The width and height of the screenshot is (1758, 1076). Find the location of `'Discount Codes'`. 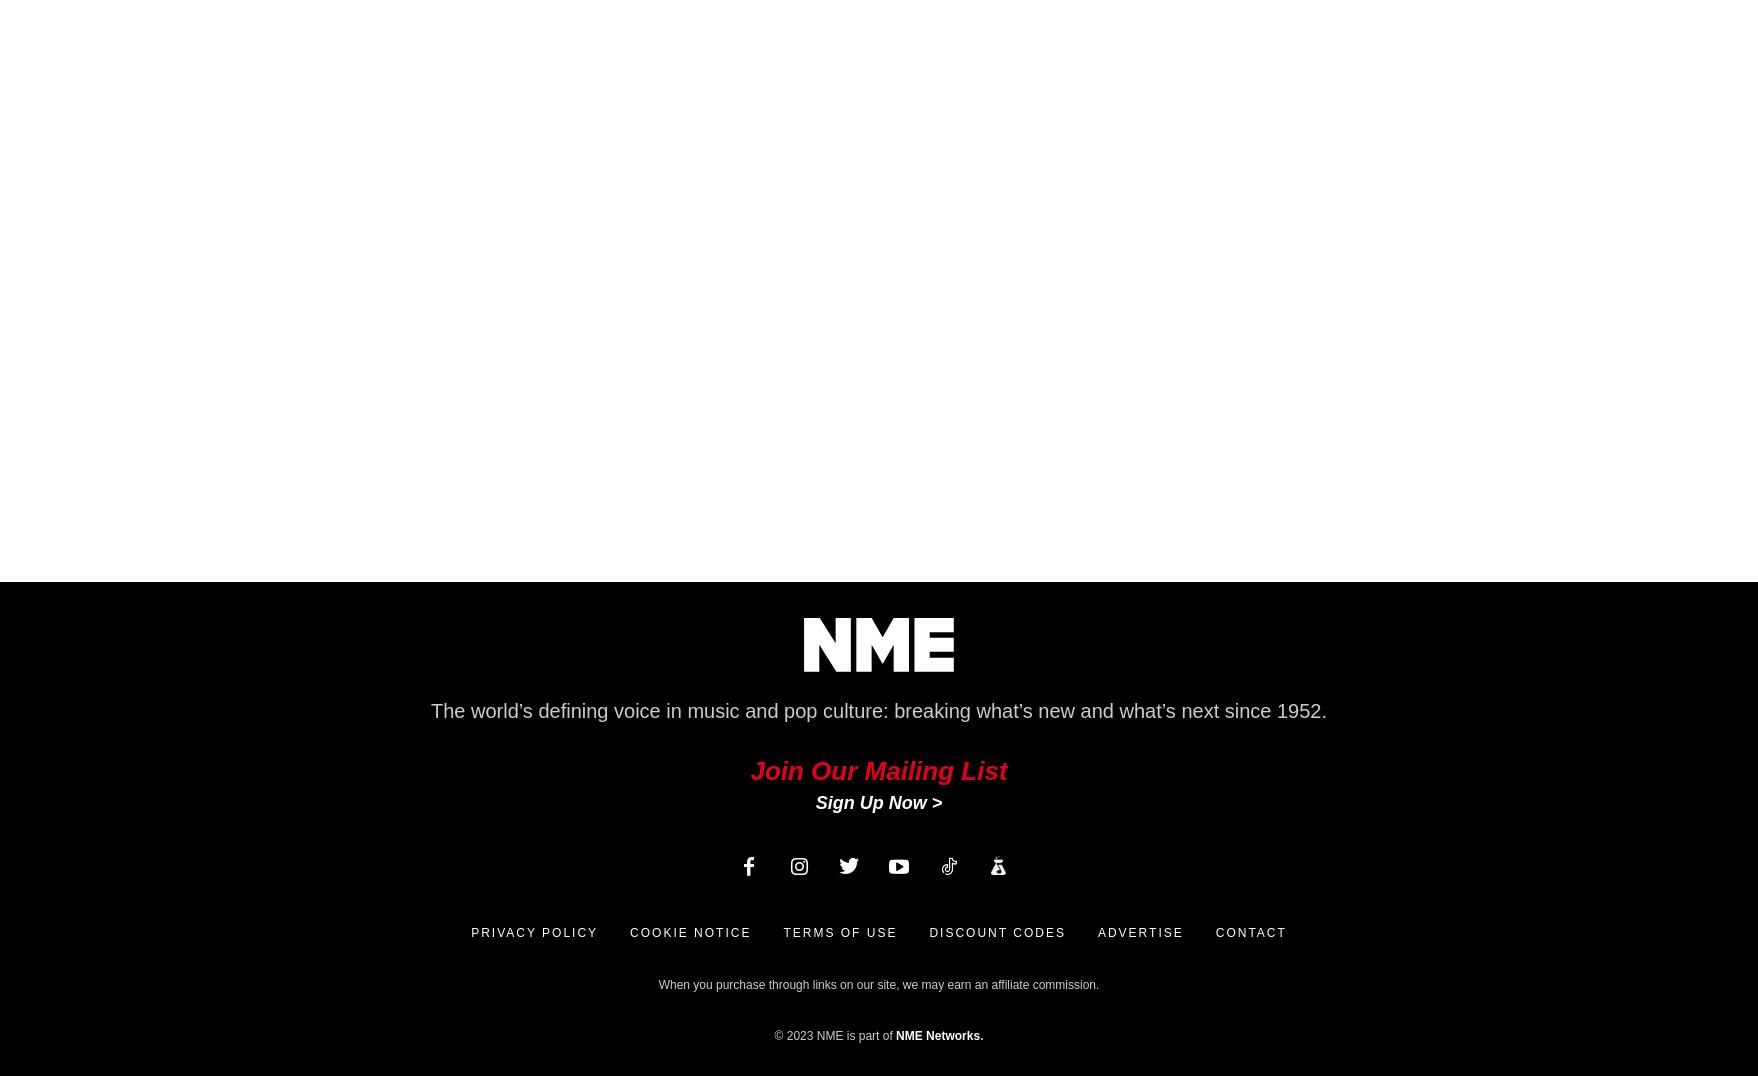

'Discount Codes' is located at coordinates (928, 931).